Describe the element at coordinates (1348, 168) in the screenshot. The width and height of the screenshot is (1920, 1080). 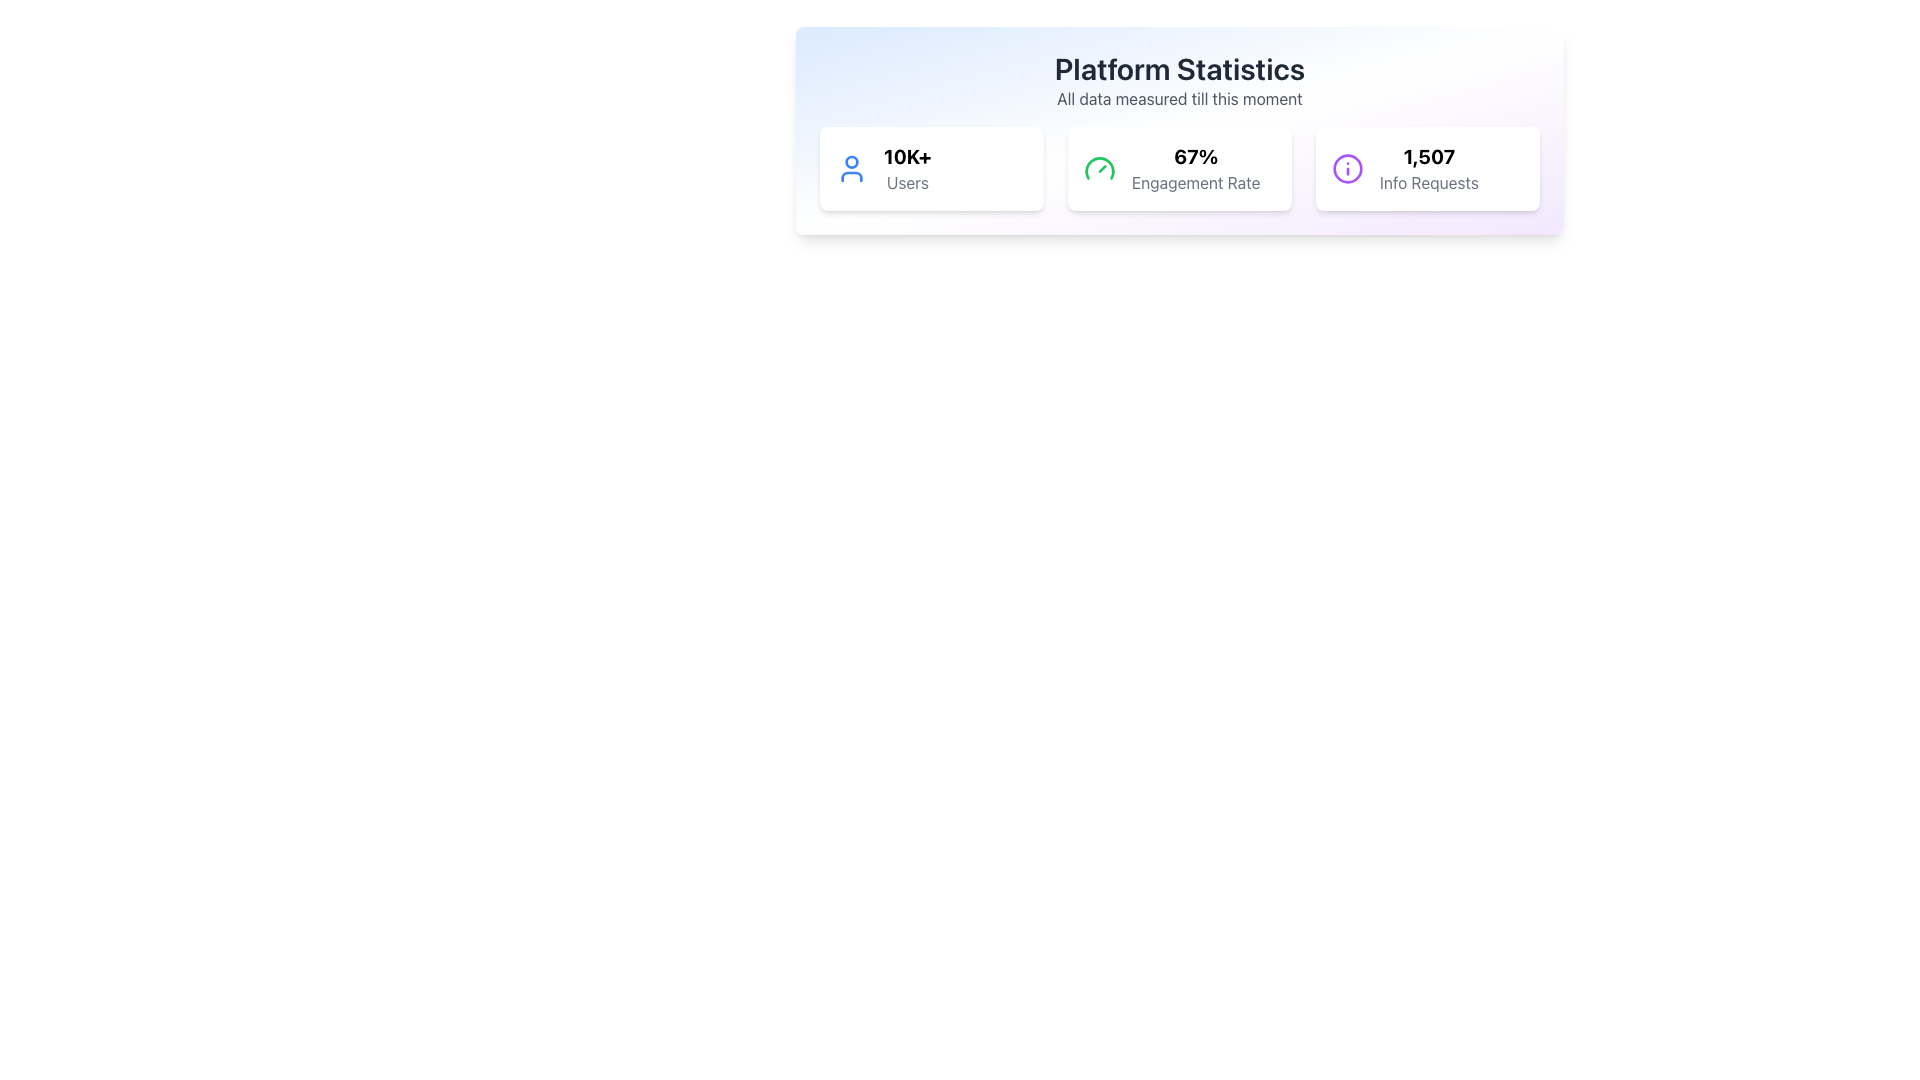
I see `the SVG circle element located in the "Info Requests" card, positioned to the right of the number "1,507"` at that location.